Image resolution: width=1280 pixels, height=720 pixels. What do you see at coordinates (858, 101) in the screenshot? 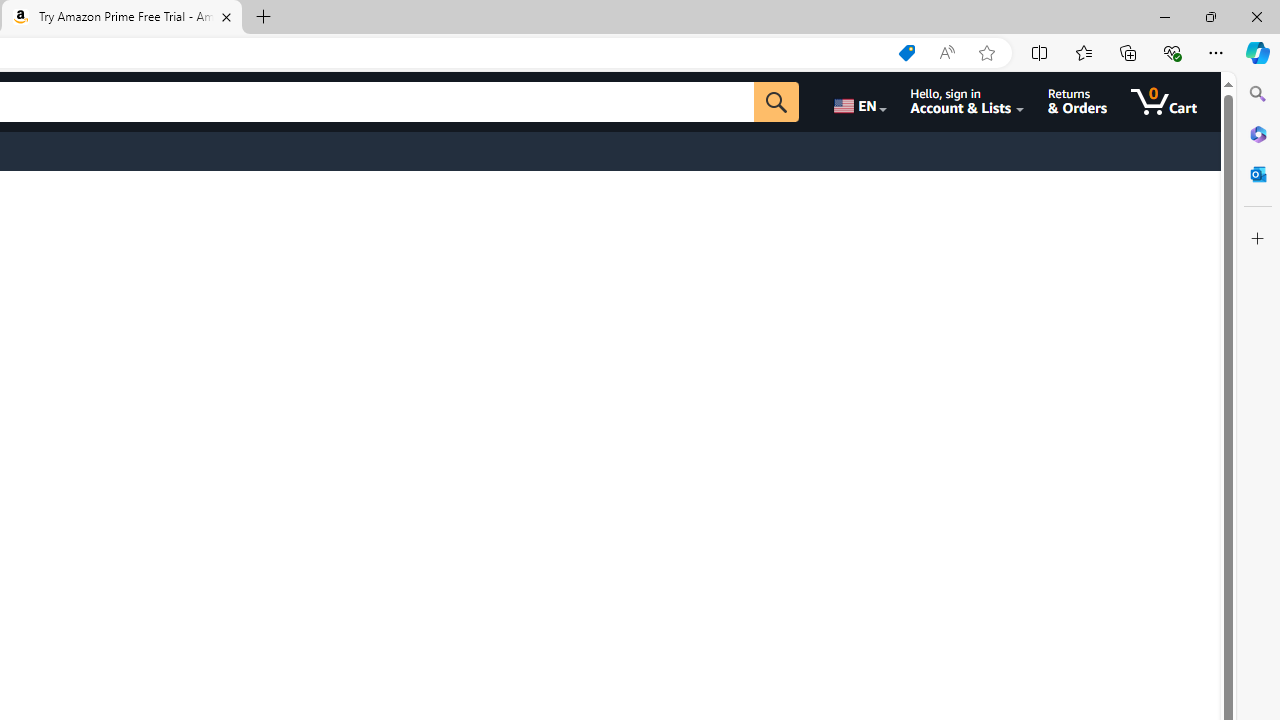
I see `'Choose a language for shopping.'` at bounding box center [858, 101].